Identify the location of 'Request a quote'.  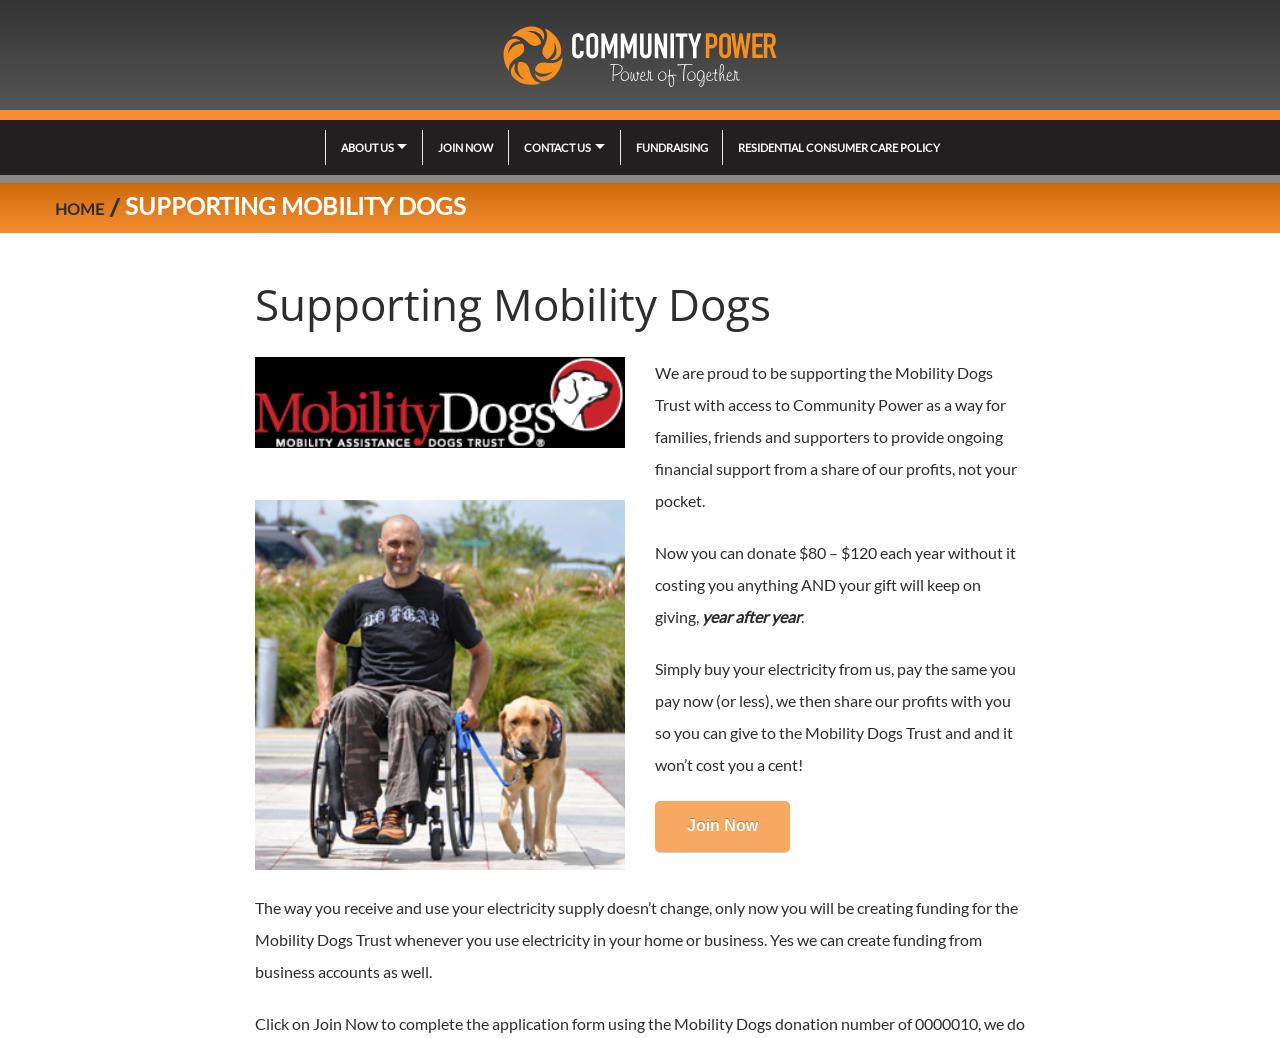
(571, 201).